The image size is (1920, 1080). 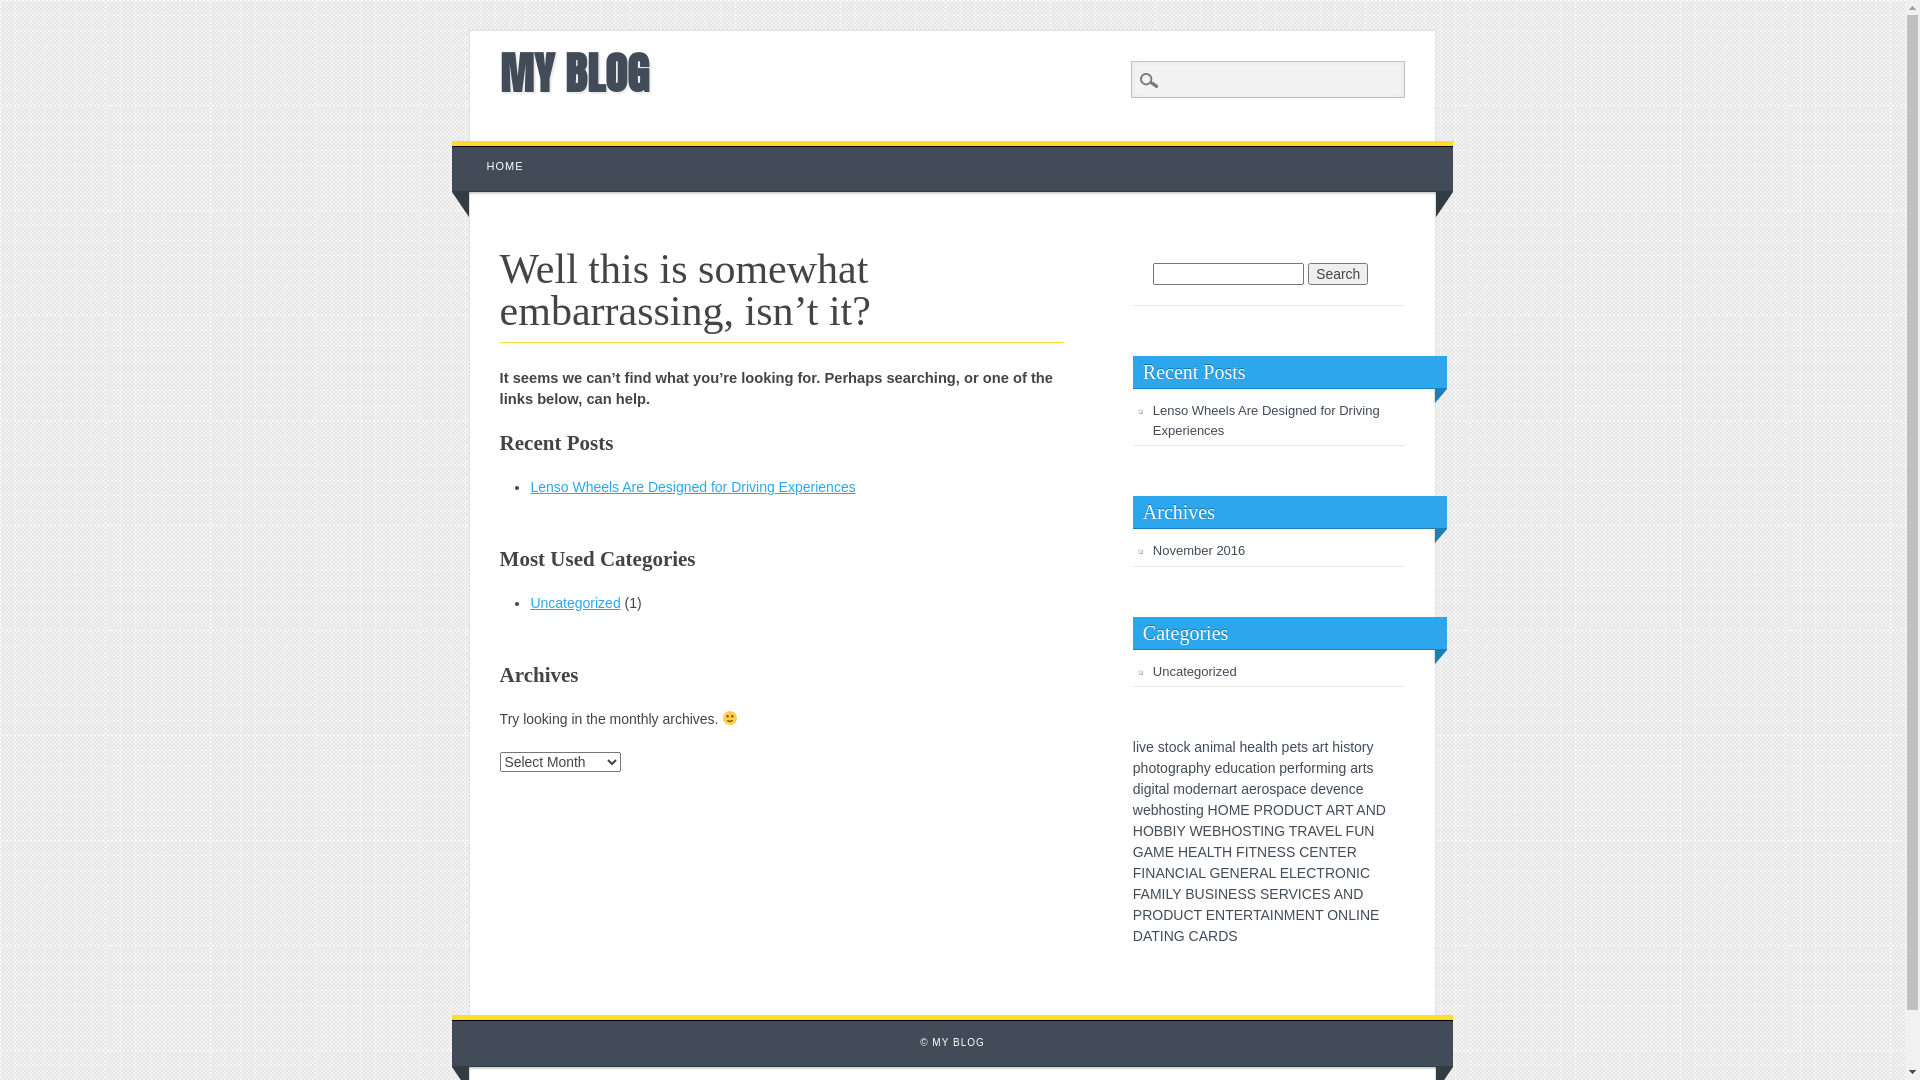 What do you see at coordinates (1296, 830) in the screenshot?
I see `'R'` at bounding box center [1296, 830].